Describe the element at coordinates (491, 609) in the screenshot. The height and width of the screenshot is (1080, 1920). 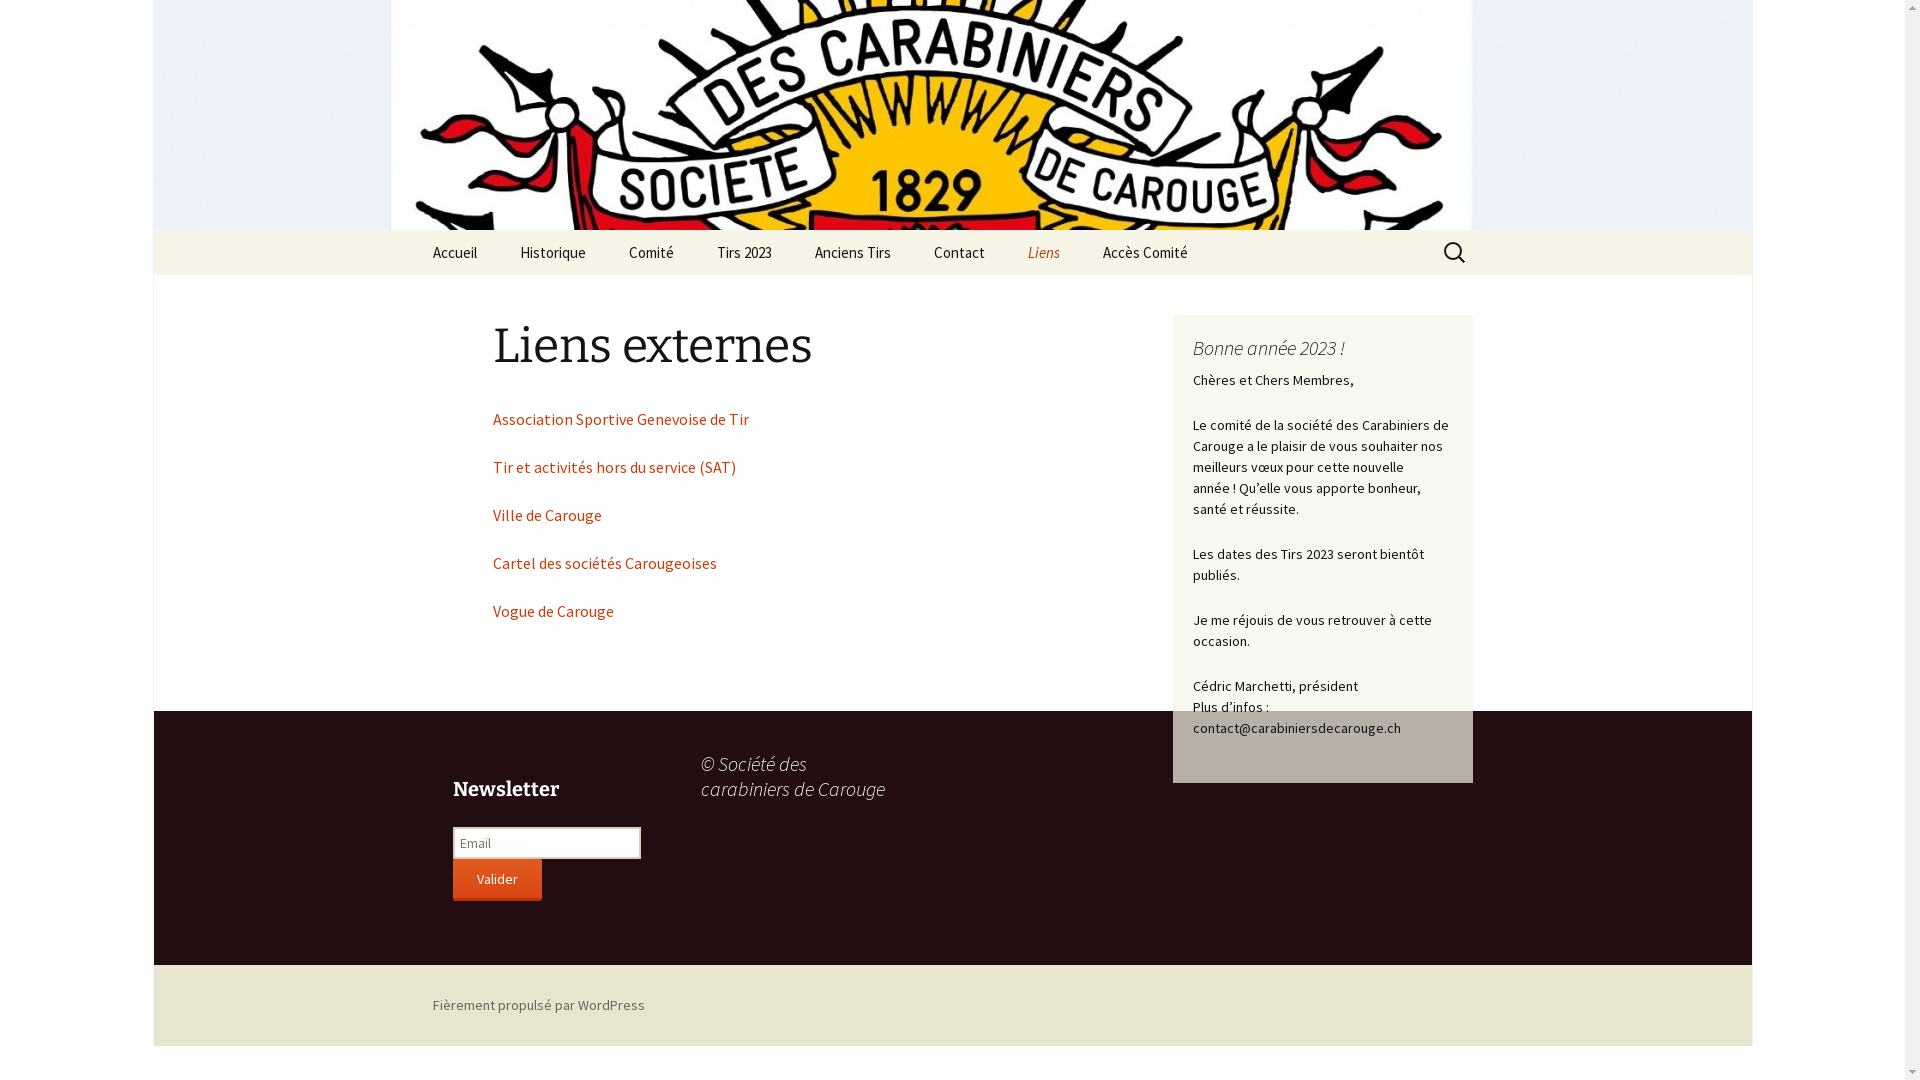
I see `'Vogue de Carouge'` at that location.